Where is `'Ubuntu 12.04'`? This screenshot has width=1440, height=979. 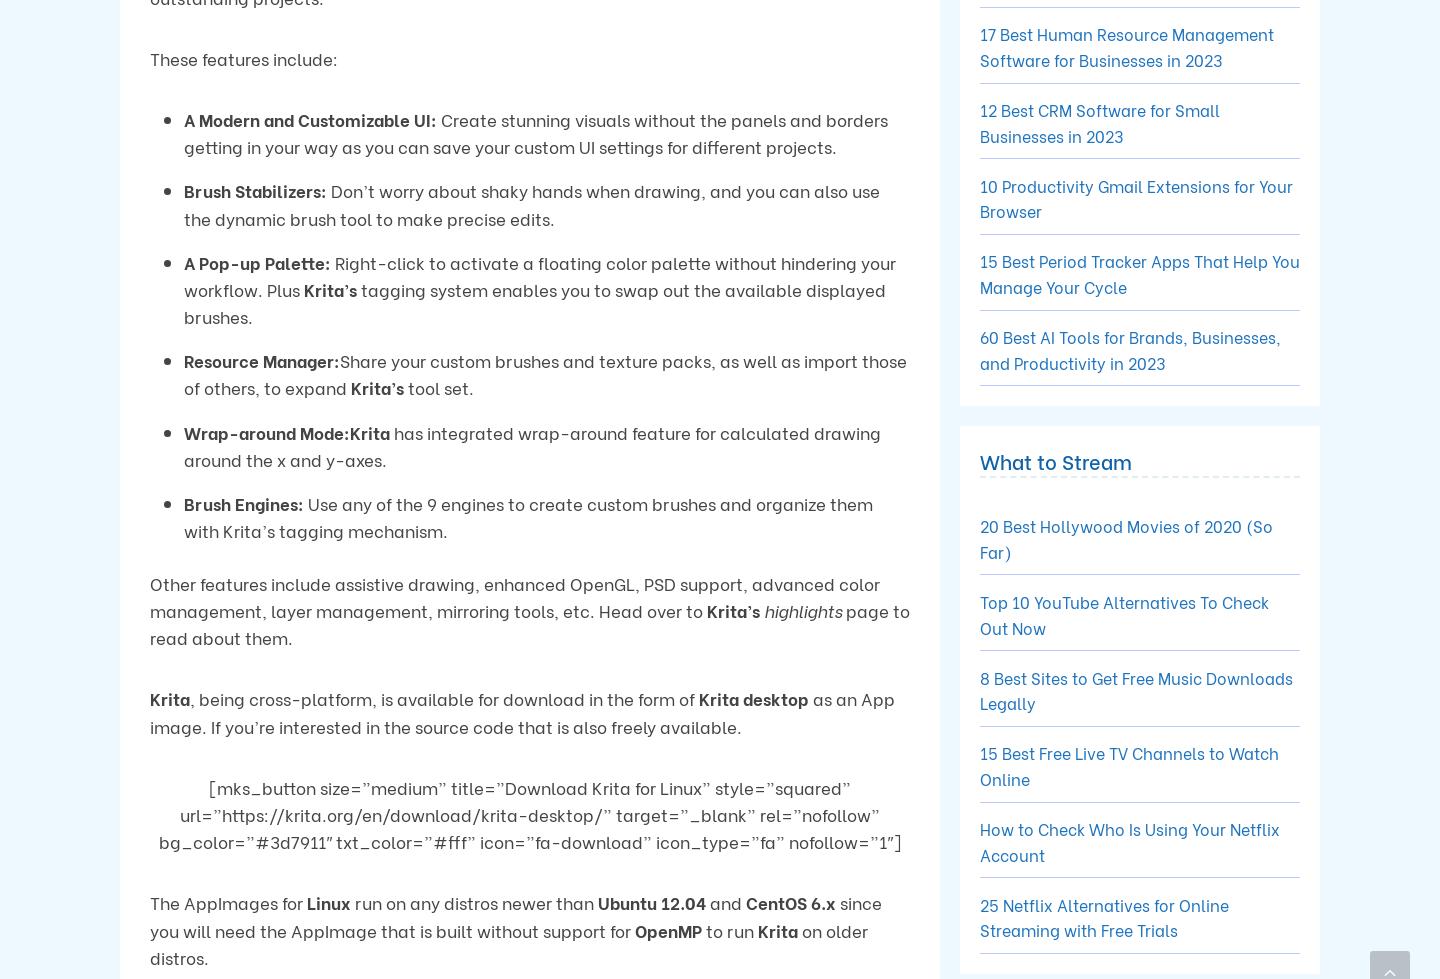 'Ubuntu 12.04' is located at coordinates (651, 901).